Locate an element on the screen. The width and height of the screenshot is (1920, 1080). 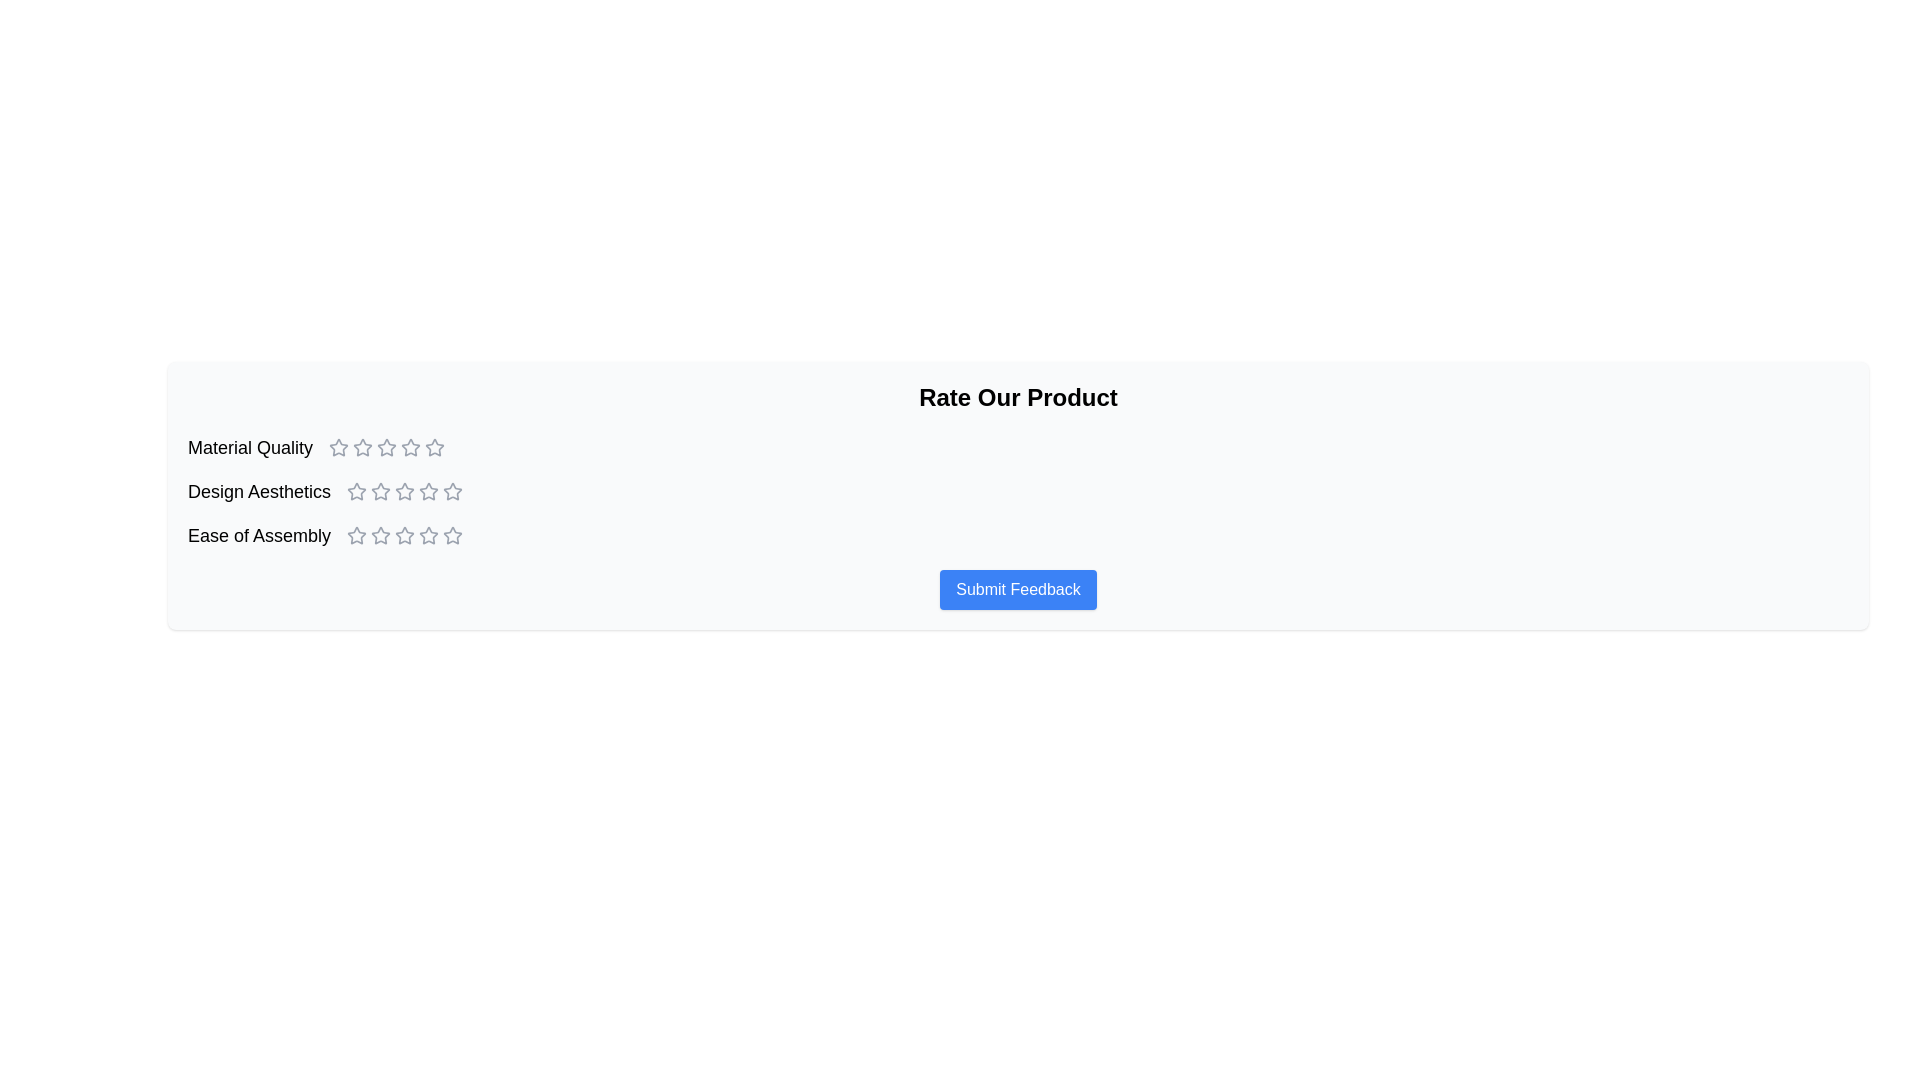
the third star in the row of rating stars under the 'Material Quality' category is located at coordinates (363, 446).